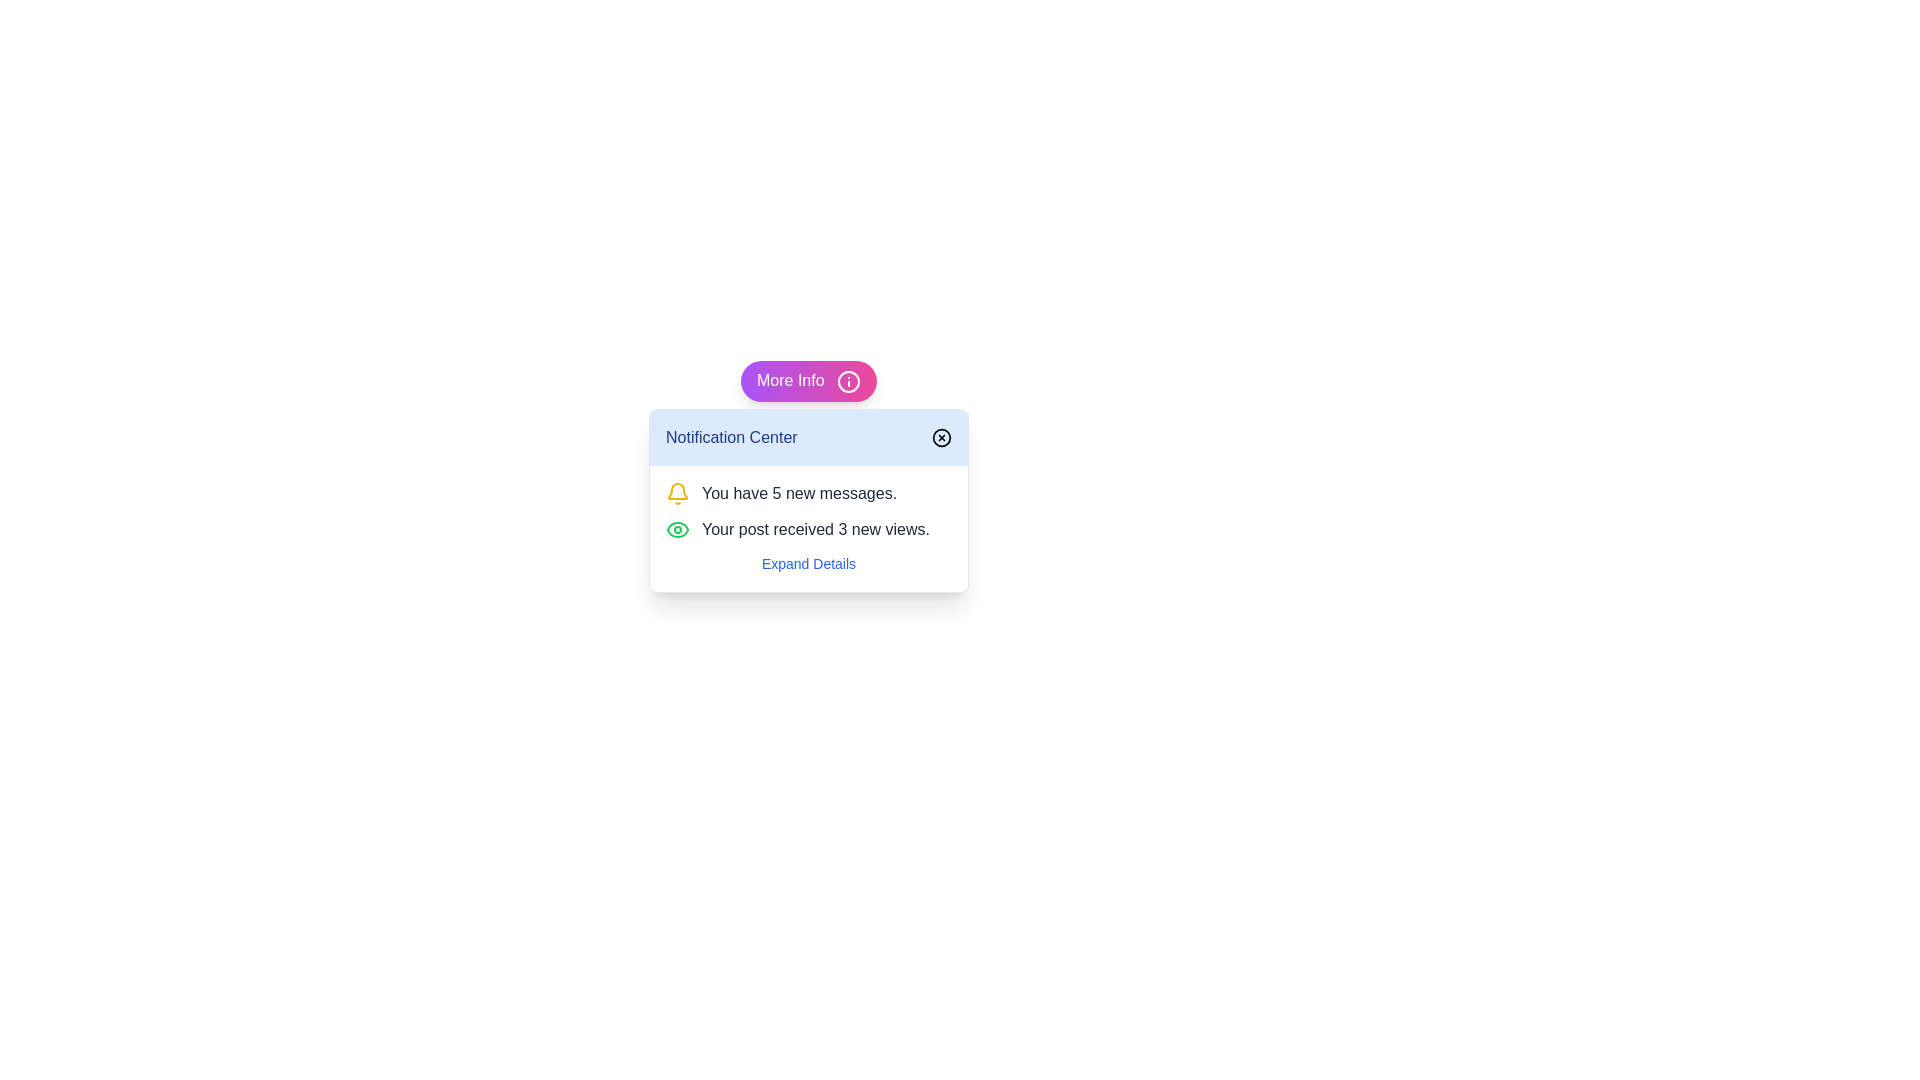 The height and width of the screenshot is (1080, 1920). Describe the element at coordinates (809, 528) in the screenshot. I see `the second notification item in the notification panel that informs the user about new views their post has received` at that location.